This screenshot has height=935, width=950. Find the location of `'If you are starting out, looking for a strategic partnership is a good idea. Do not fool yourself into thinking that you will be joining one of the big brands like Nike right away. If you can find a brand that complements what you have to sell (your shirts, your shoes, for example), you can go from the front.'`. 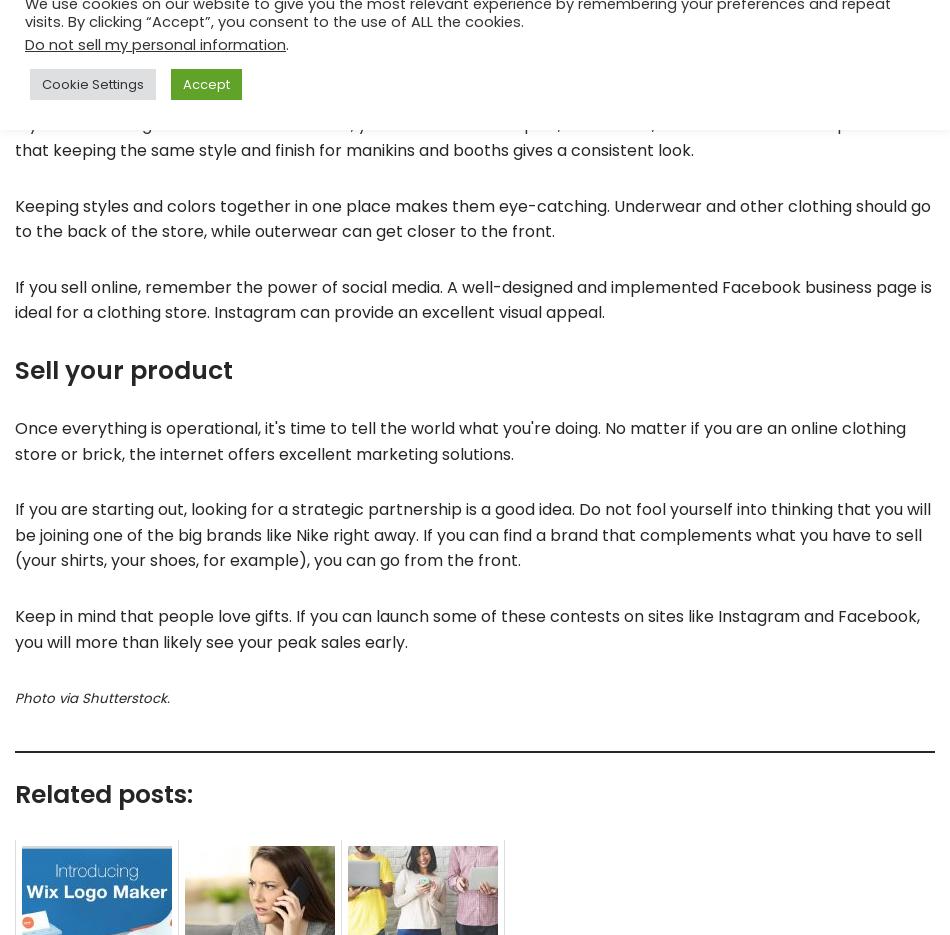

'If you are starting out, looking for a strategic partnership is a good idea. Do not fool yourself into thinking that you will be joining one of the big brands like Nike right away. If you can find a brand that complements what you have to sell (your shirts, your shoes, for example), you can go from the front.' is located at coordinates (472, 534).